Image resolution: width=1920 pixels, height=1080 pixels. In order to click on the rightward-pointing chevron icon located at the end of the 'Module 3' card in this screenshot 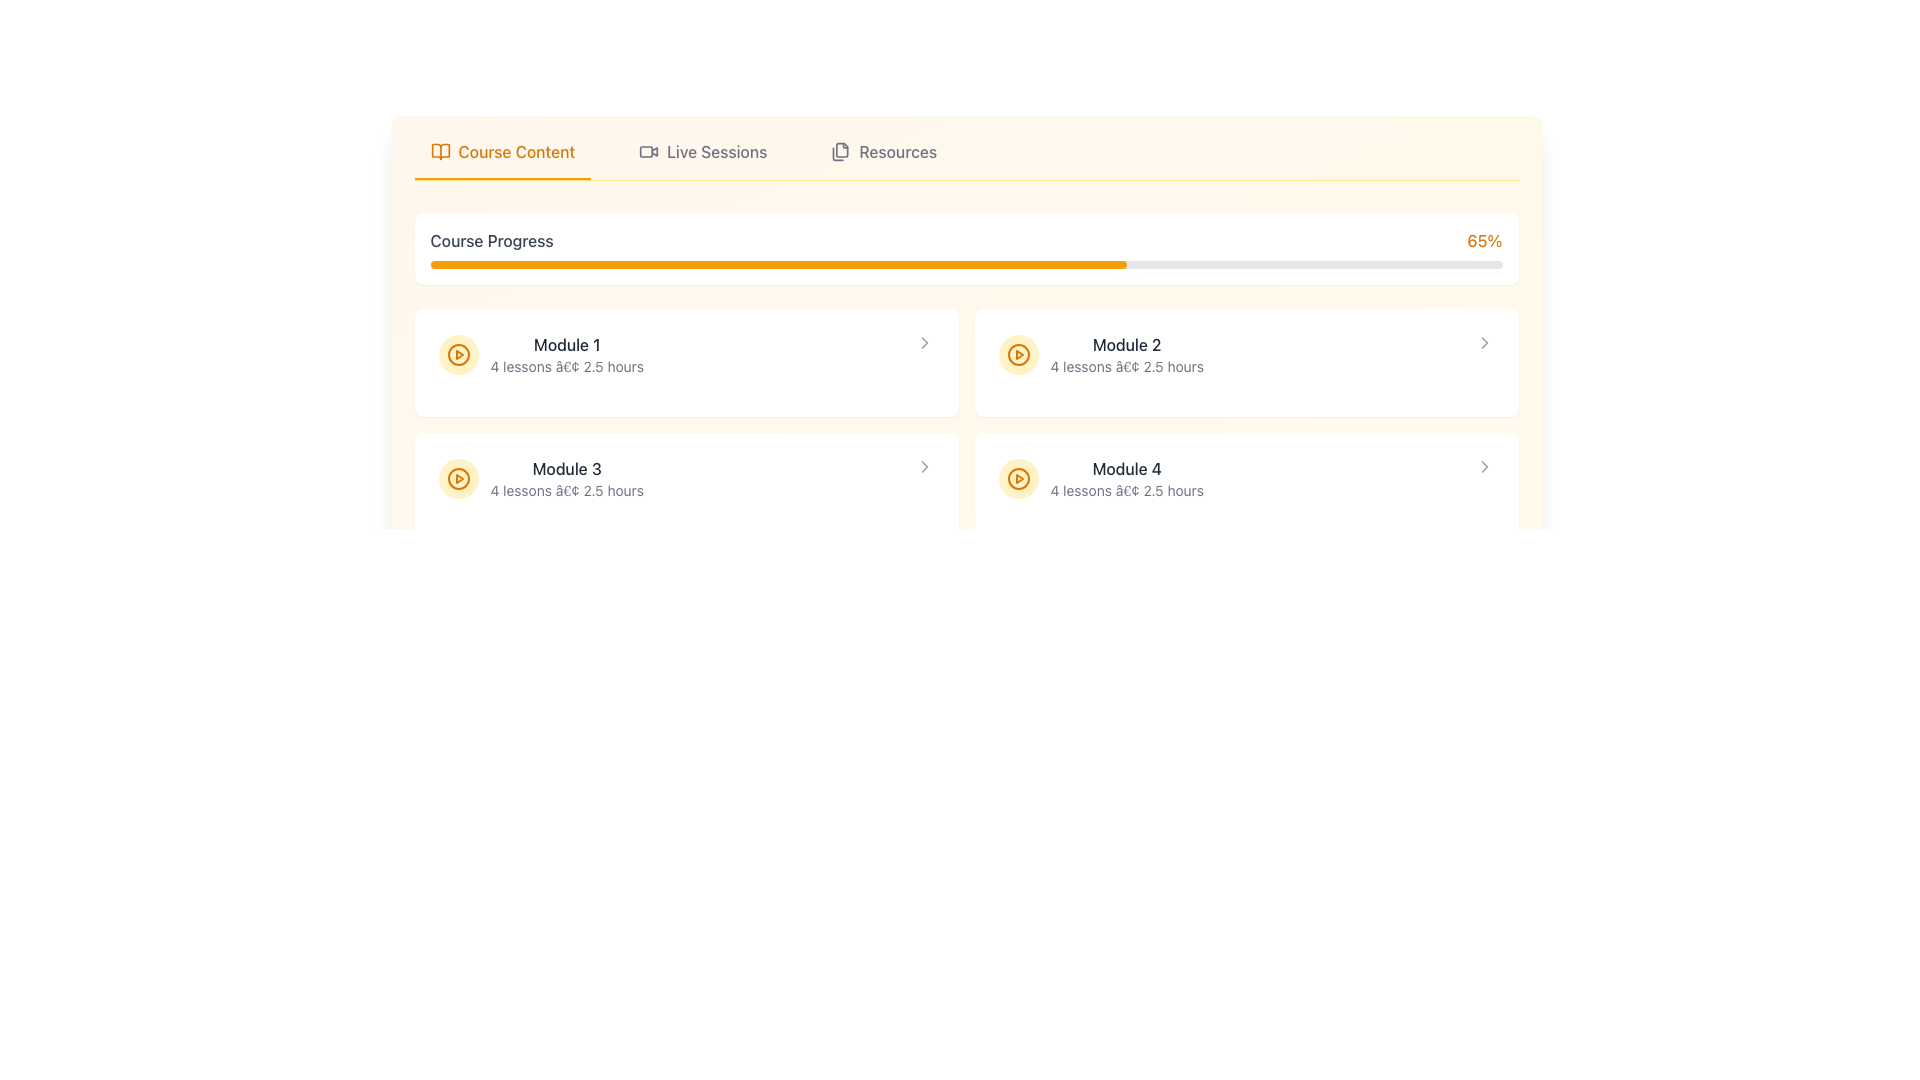, I will do `click(923, 466)`.